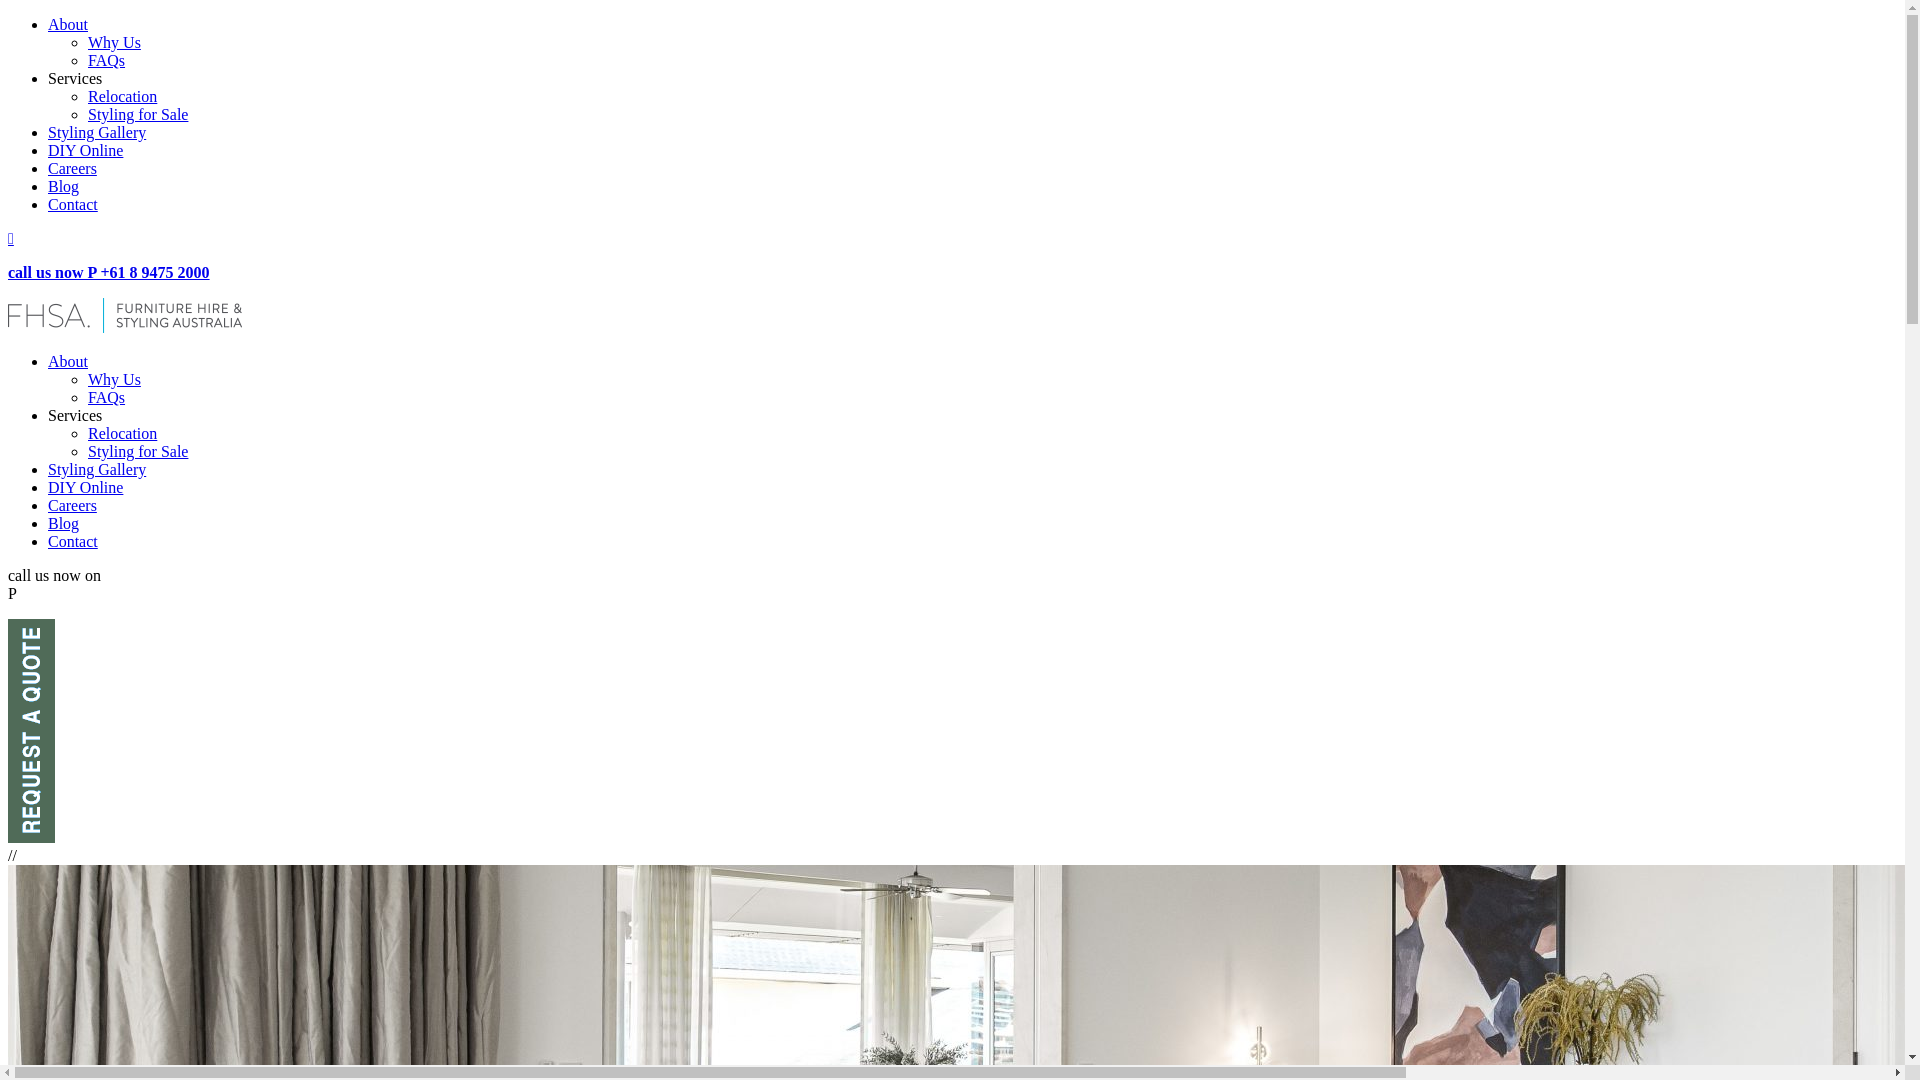 This screenshot has height=1080, width=1920. What do you see at coordinates (75, 414) in the screenshot?
I see `'Services'` at bounding box center [75, 414].